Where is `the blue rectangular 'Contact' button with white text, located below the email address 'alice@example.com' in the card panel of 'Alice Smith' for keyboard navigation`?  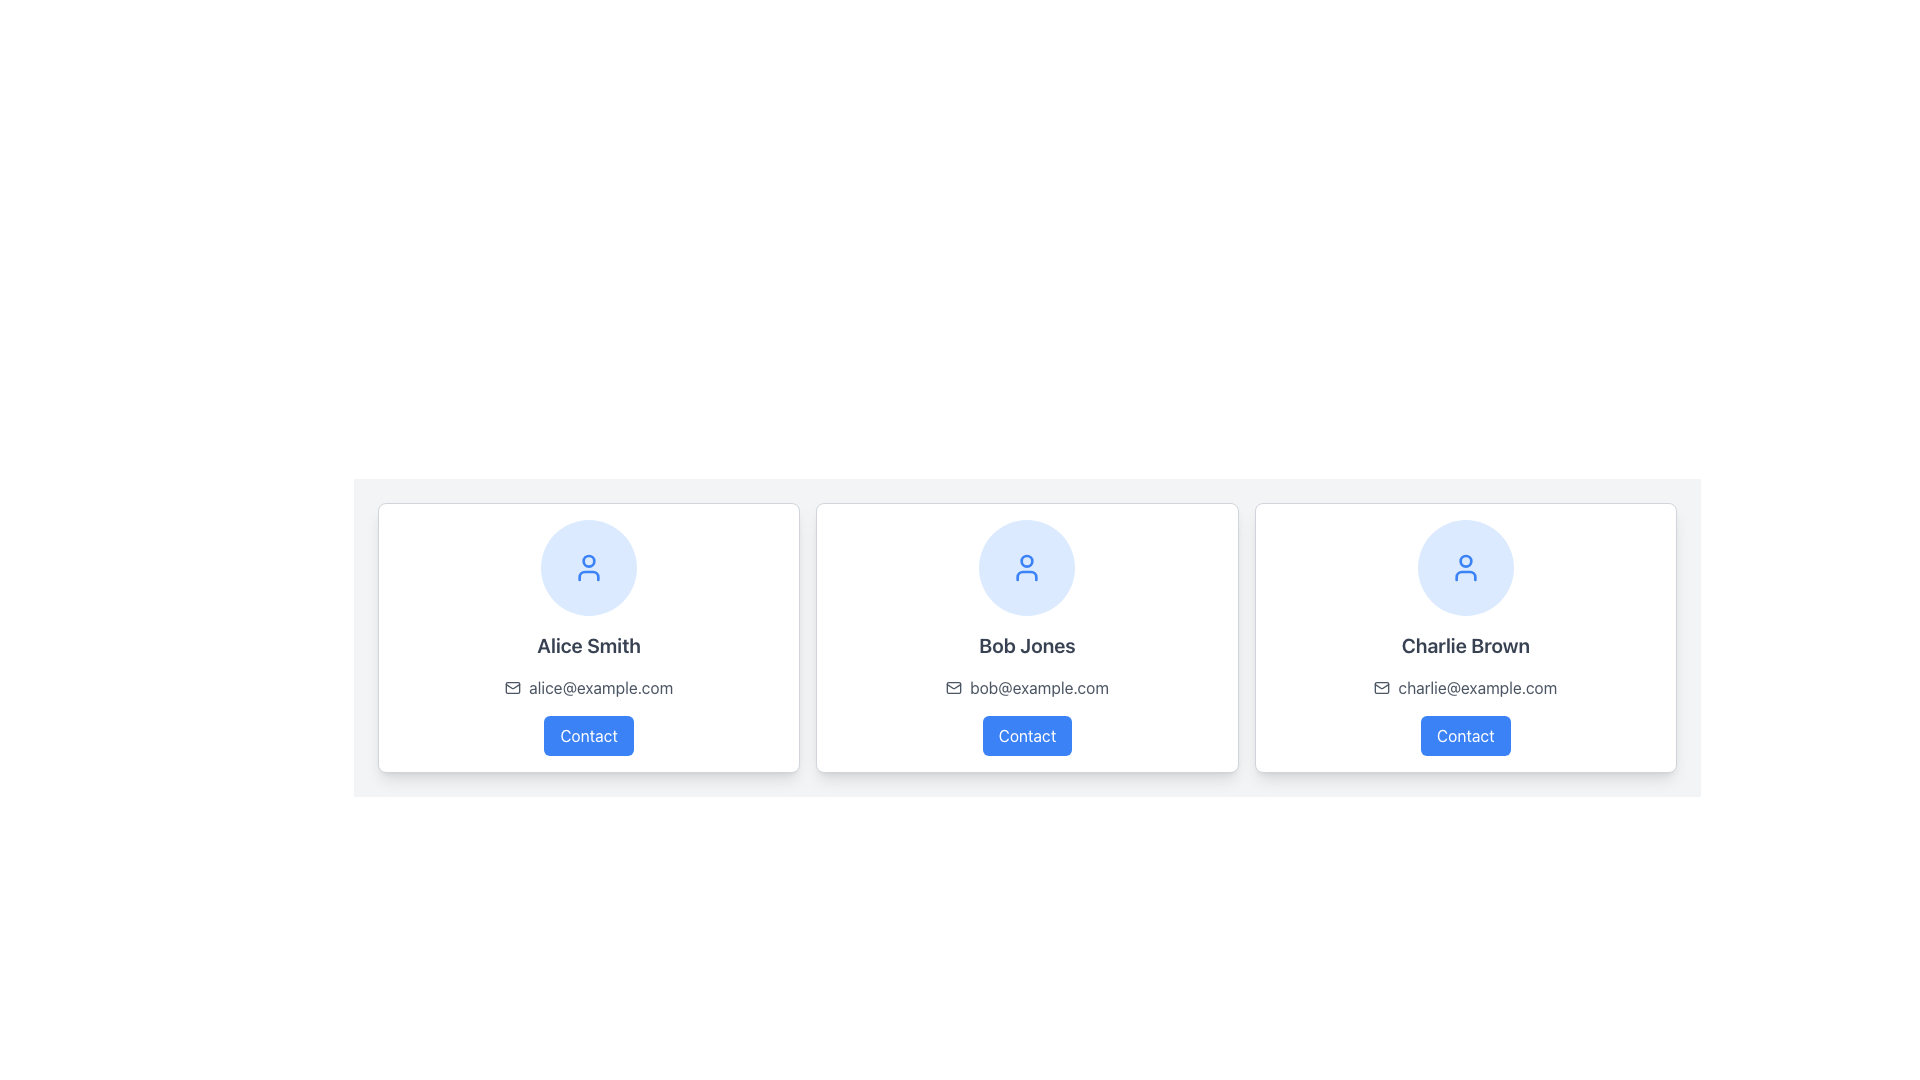 the blue rectangular 'Contact' button with white text, located below the email address 'alice@example.com' in the card panel of 'Alice Smith' for keyboard navigation is located at coordinates (588, 736).